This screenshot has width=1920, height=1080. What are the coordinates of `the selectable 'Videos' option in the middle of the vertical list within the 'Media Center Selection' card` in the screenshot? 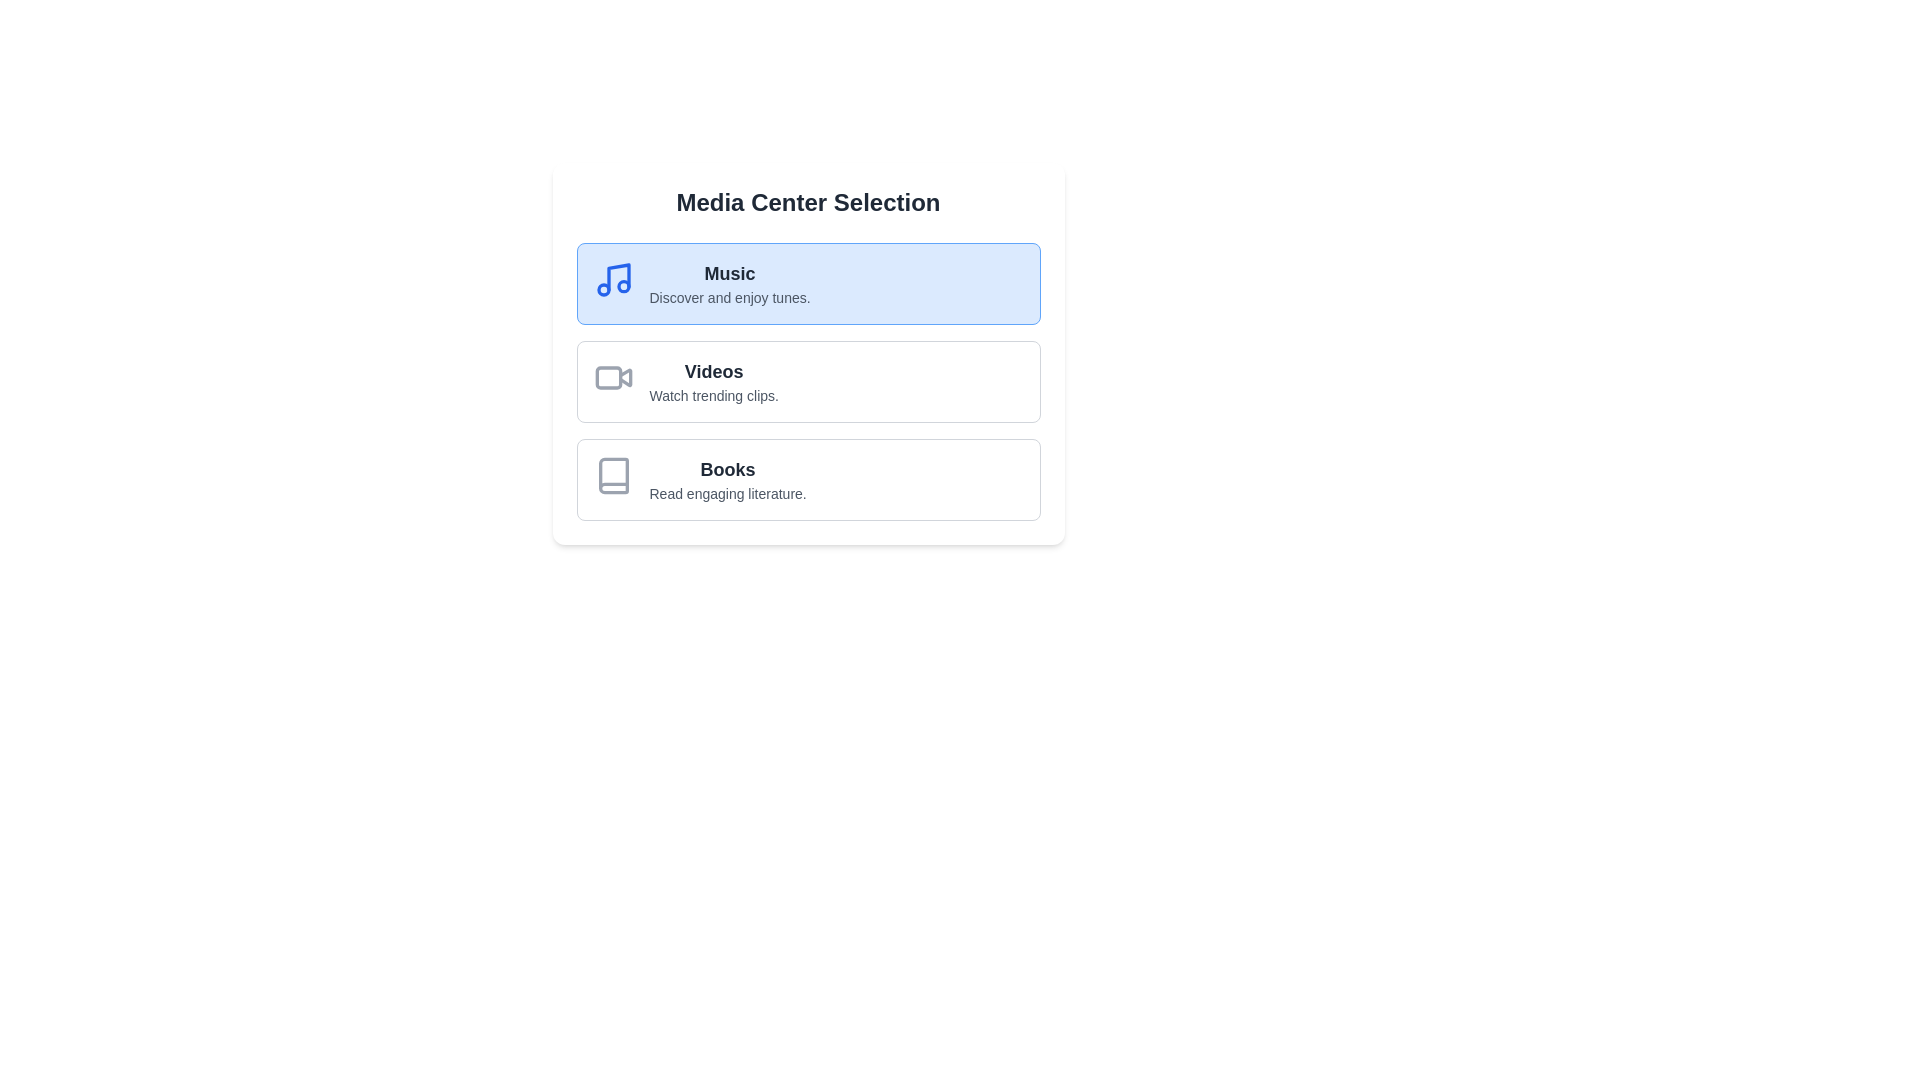 It's located at (714, 381).